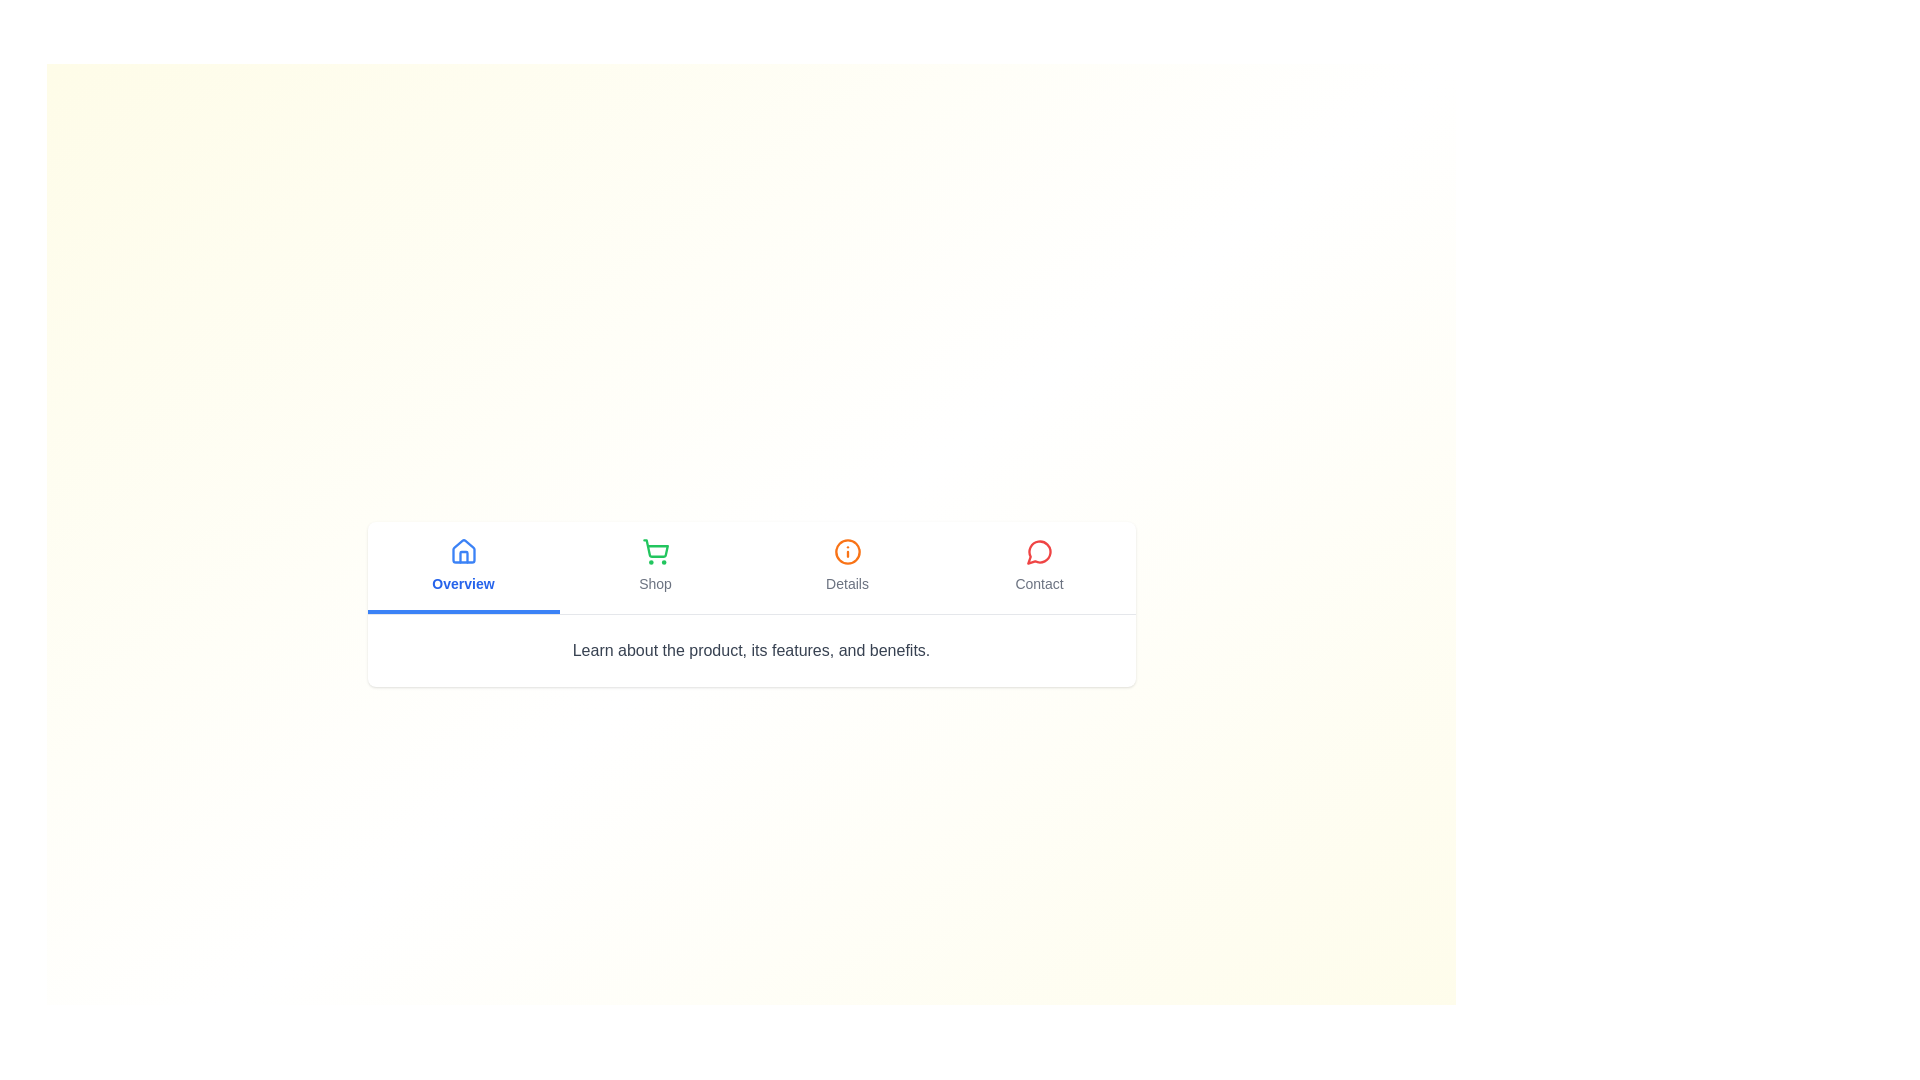  Describe the element at coordinates (1039, 567) in the screenshot. I see `the Contact tab to switch to its content` at that location.